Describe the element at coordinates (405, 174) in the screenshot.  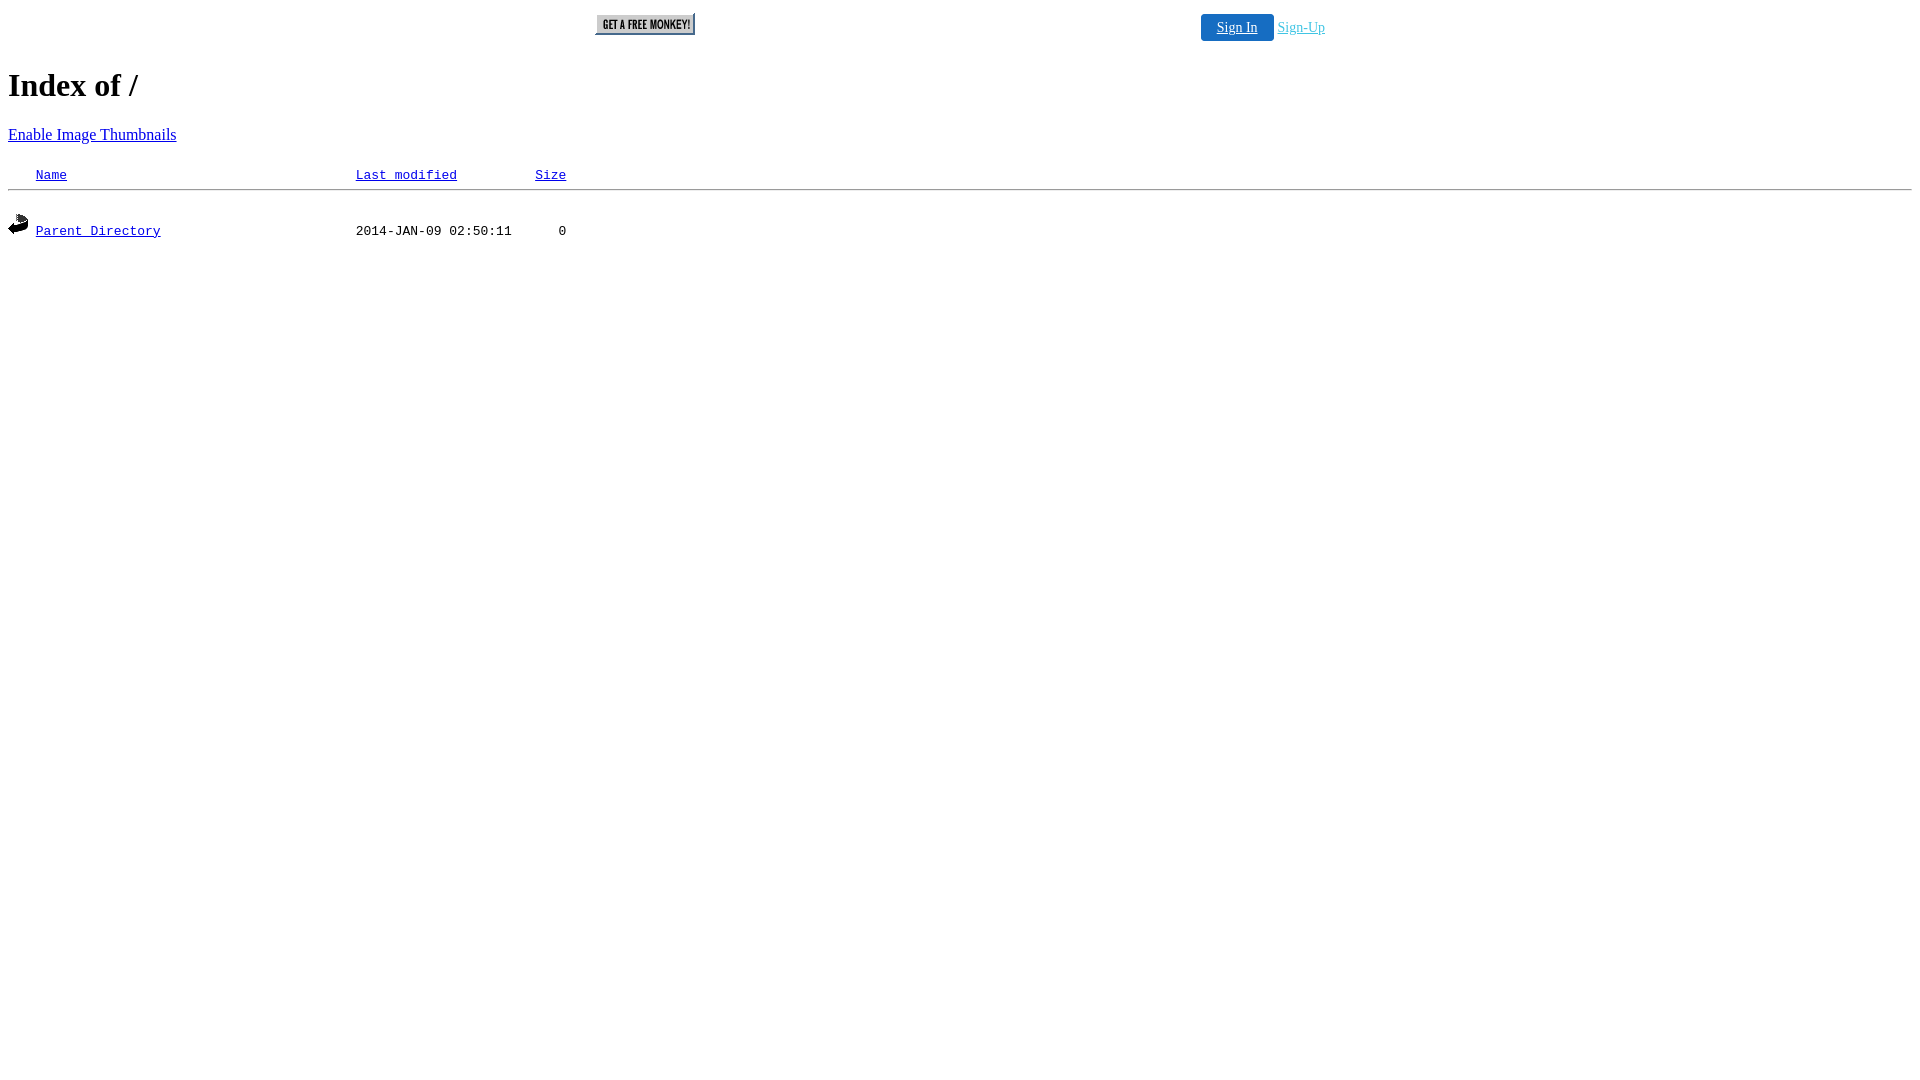
I see `'Last modified'` at that location.